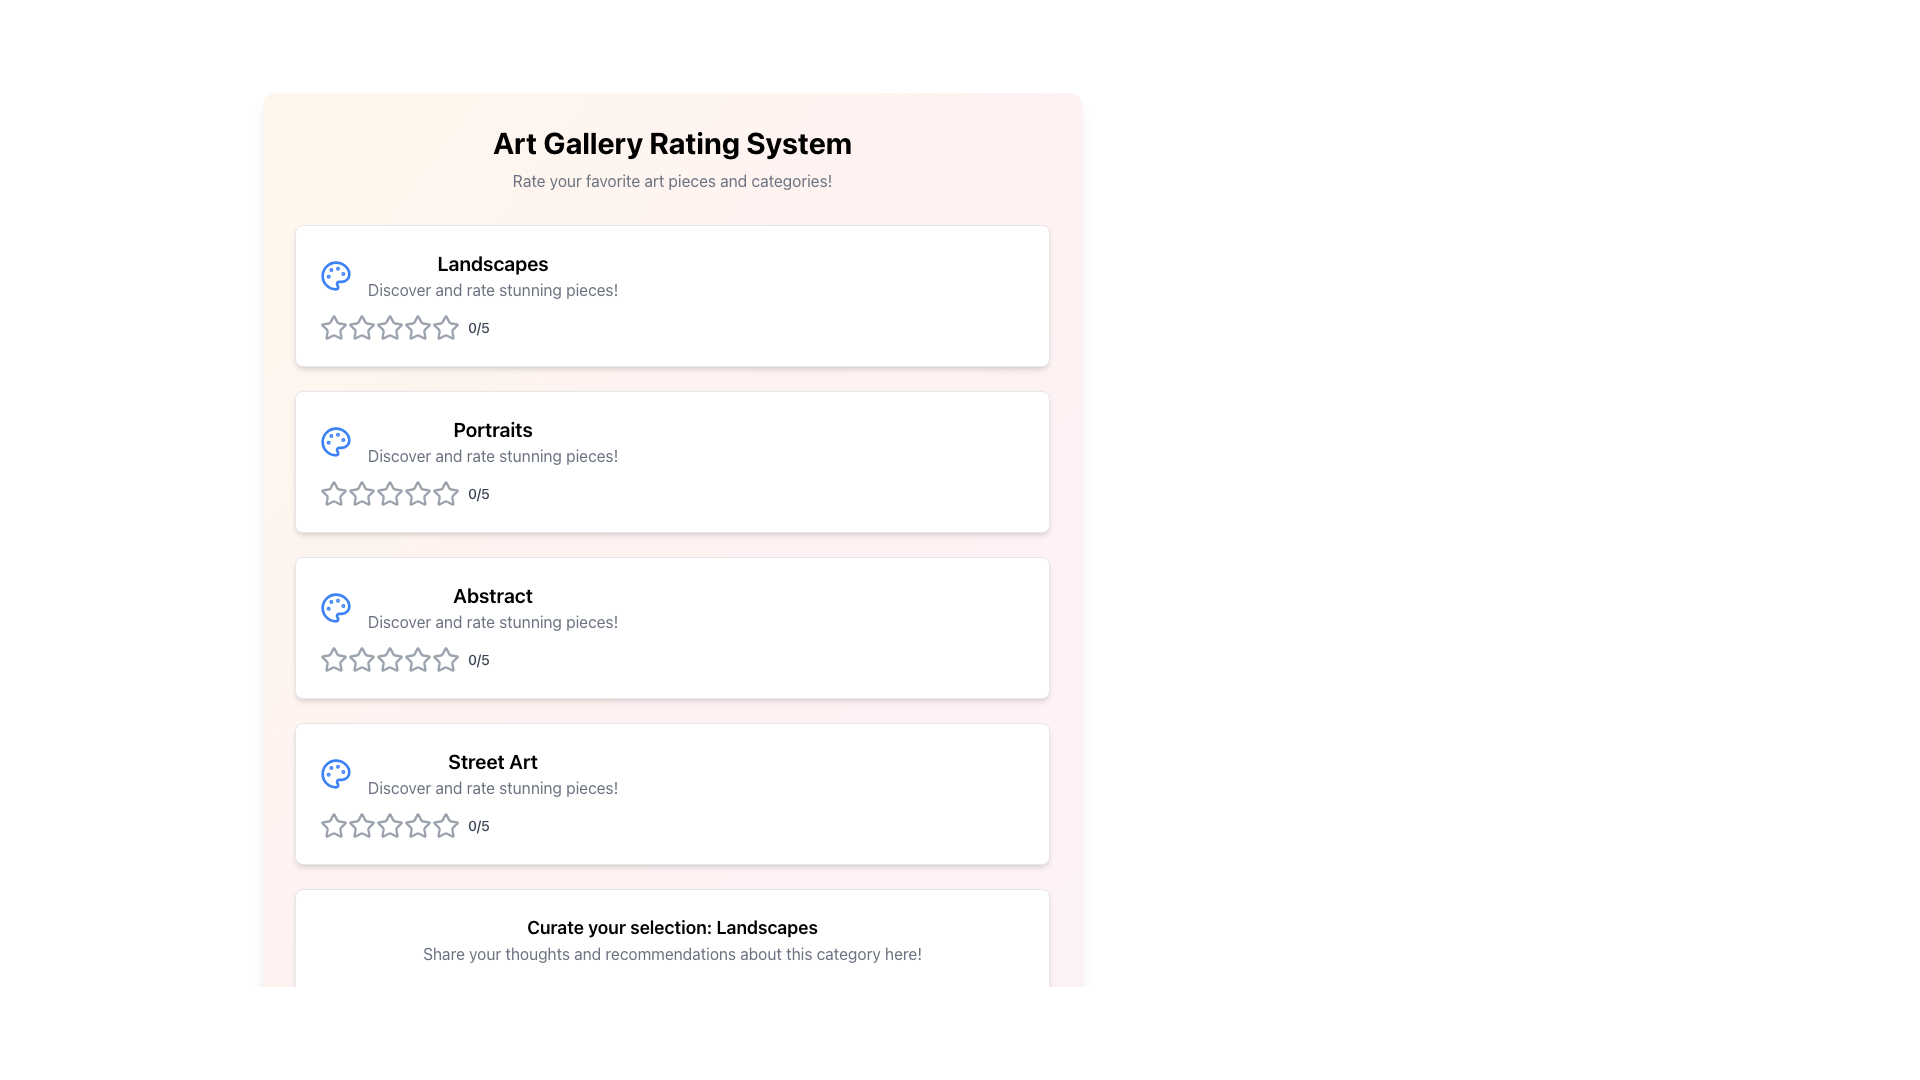 This screenshot has height=1080, width=1920. Describe the element at coordinates (416, 493) in the screenshot. I see `the fifth star-shaped icon in light gray color in the 'Portraits' section of the gallery rating system page` at that location.